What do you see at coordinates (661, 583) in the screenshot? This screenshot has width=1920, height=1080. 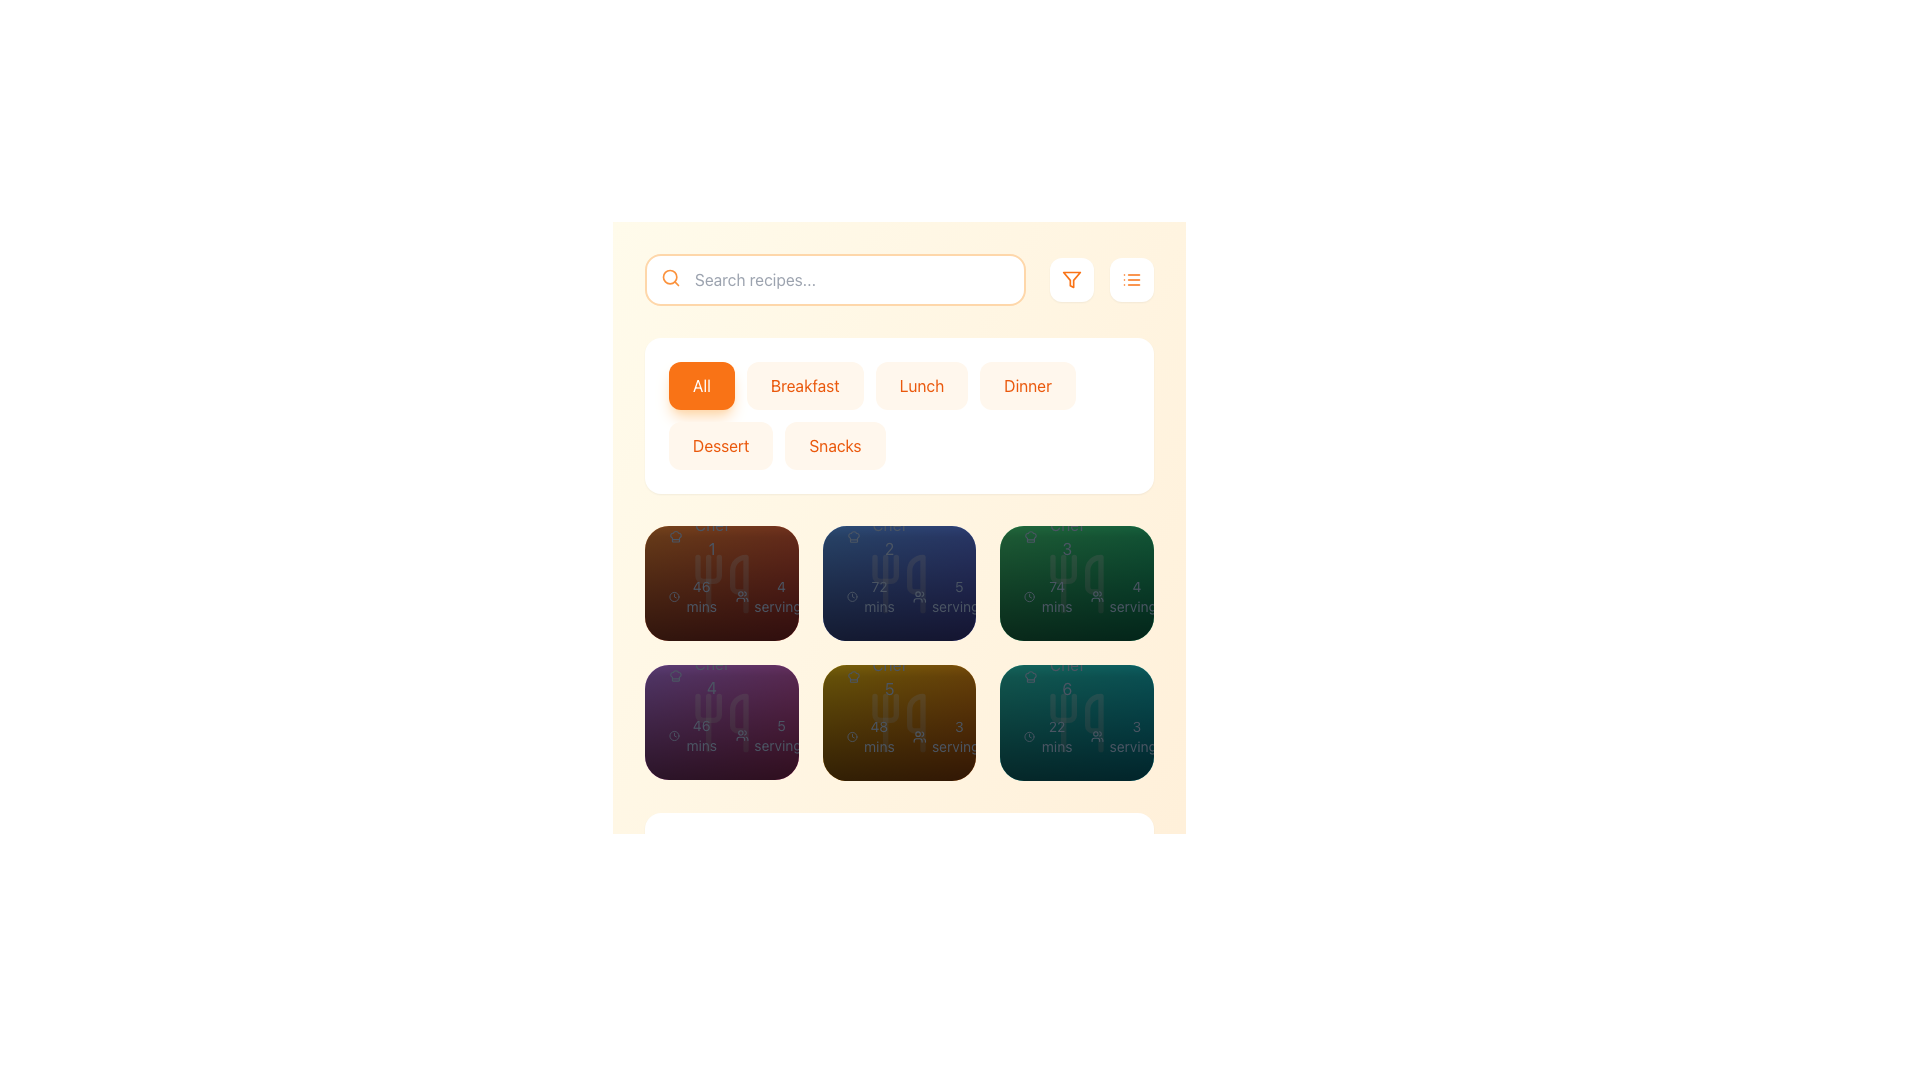 I see `the heart-shaped icon inside the circular red button located in the top-left corner of the brown recipe card` at bounding box center [661, 583].